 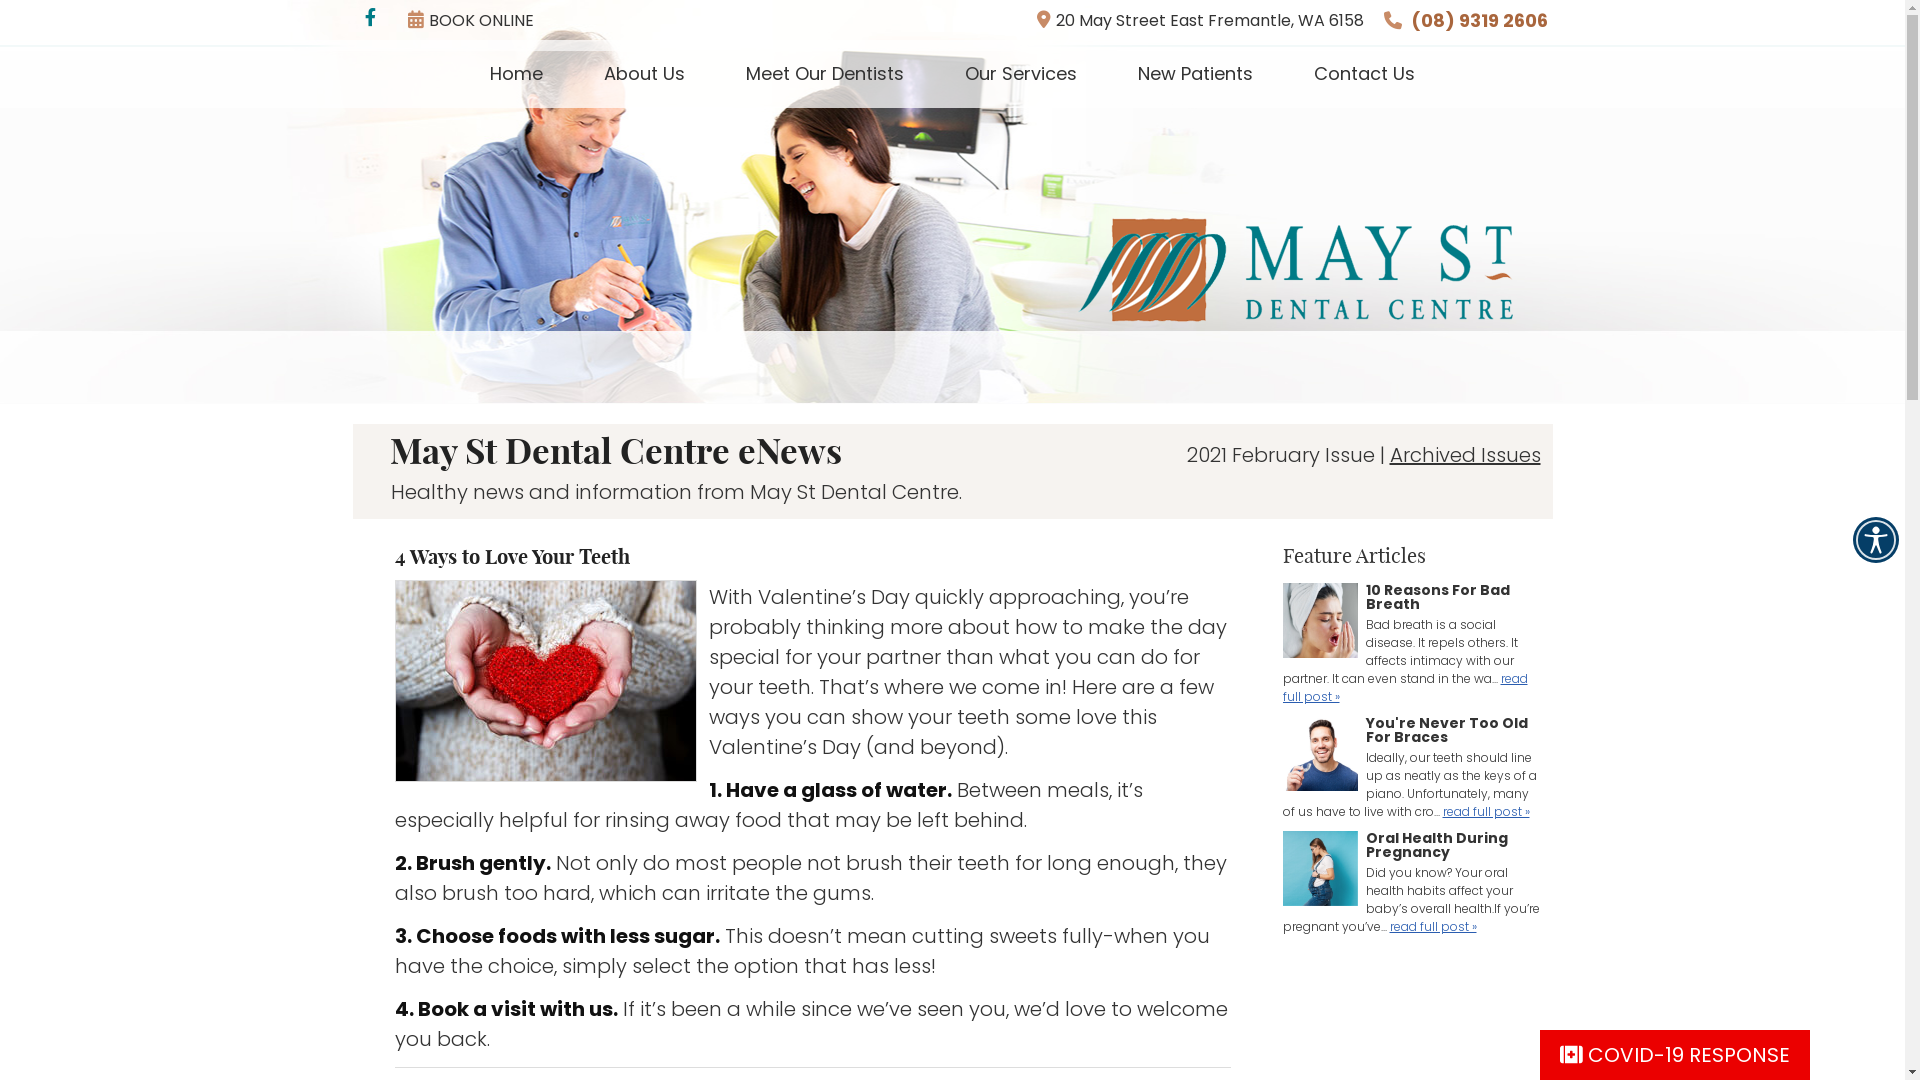 I want to click on 'Our Services', so click(x=1021, y=72).